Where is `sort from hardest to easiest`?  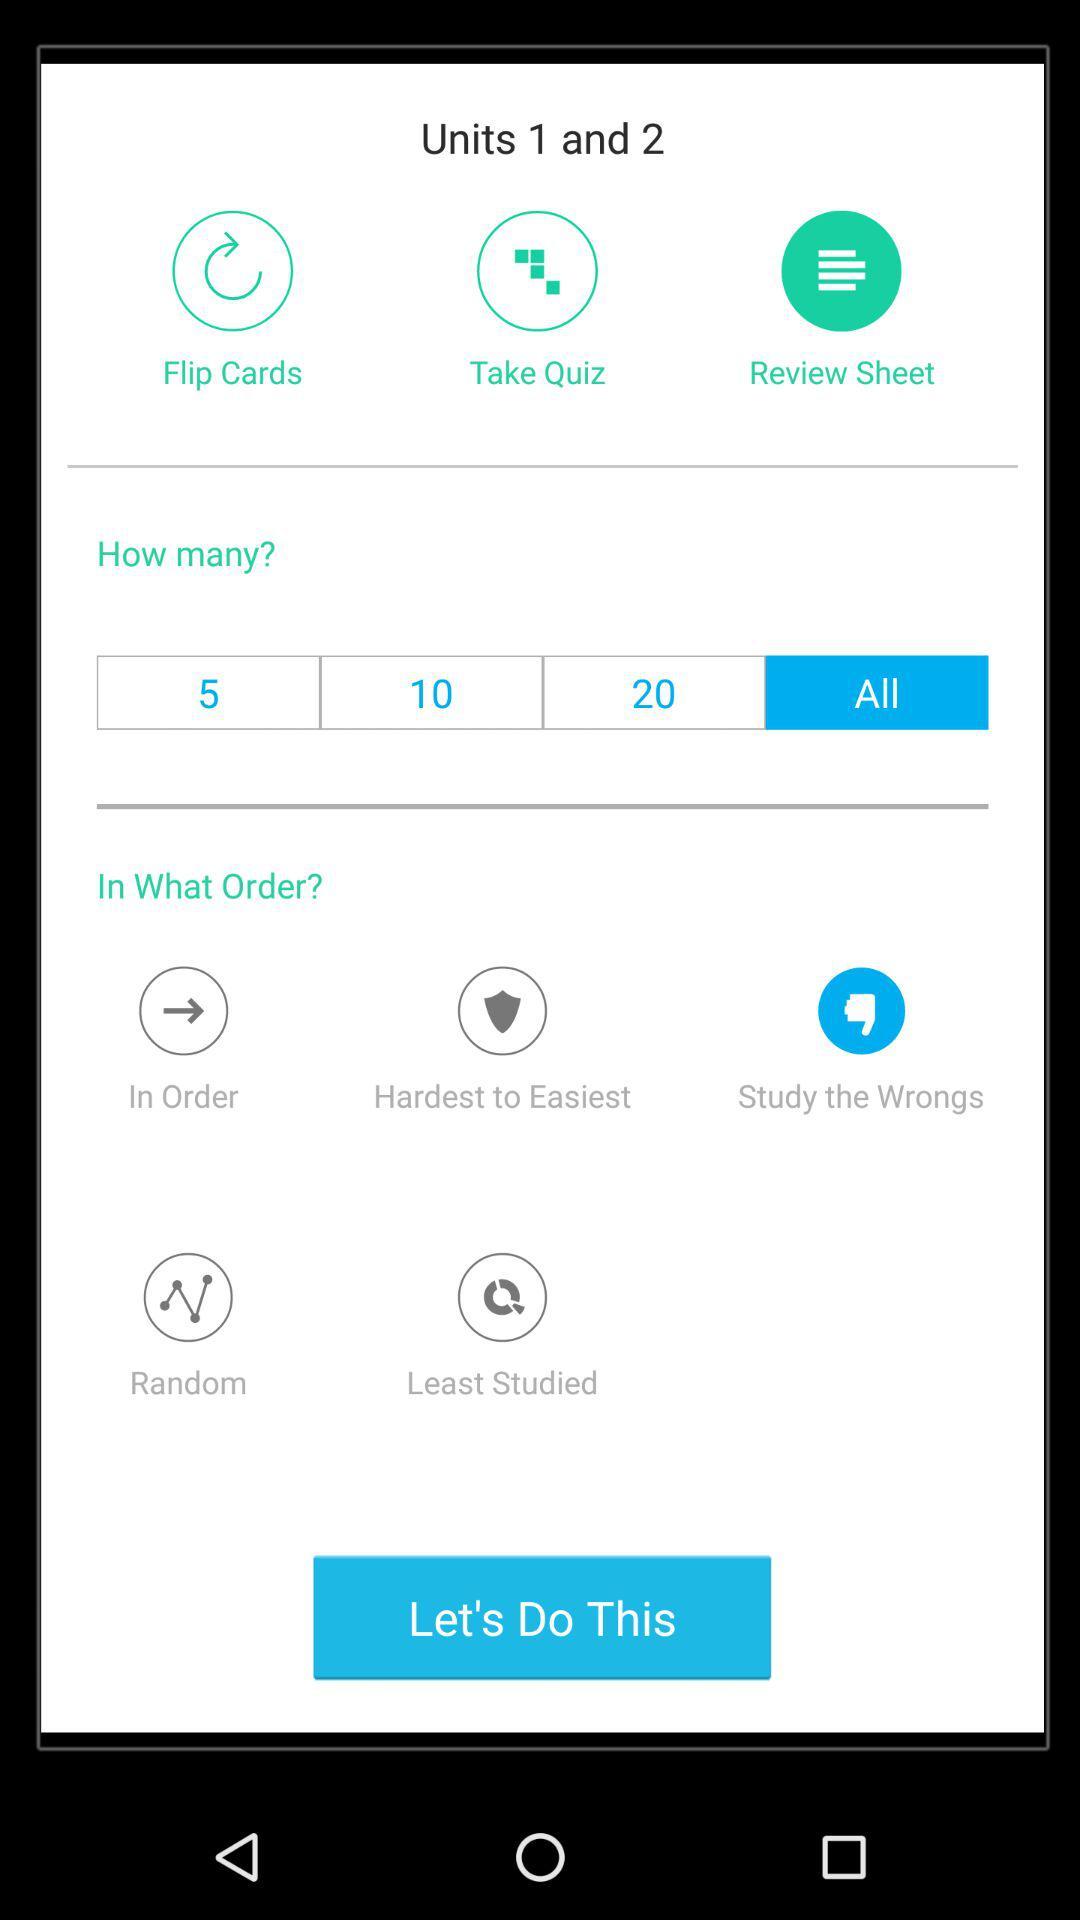 sort from hardest to easiest is located at coordinates (501, 1011).